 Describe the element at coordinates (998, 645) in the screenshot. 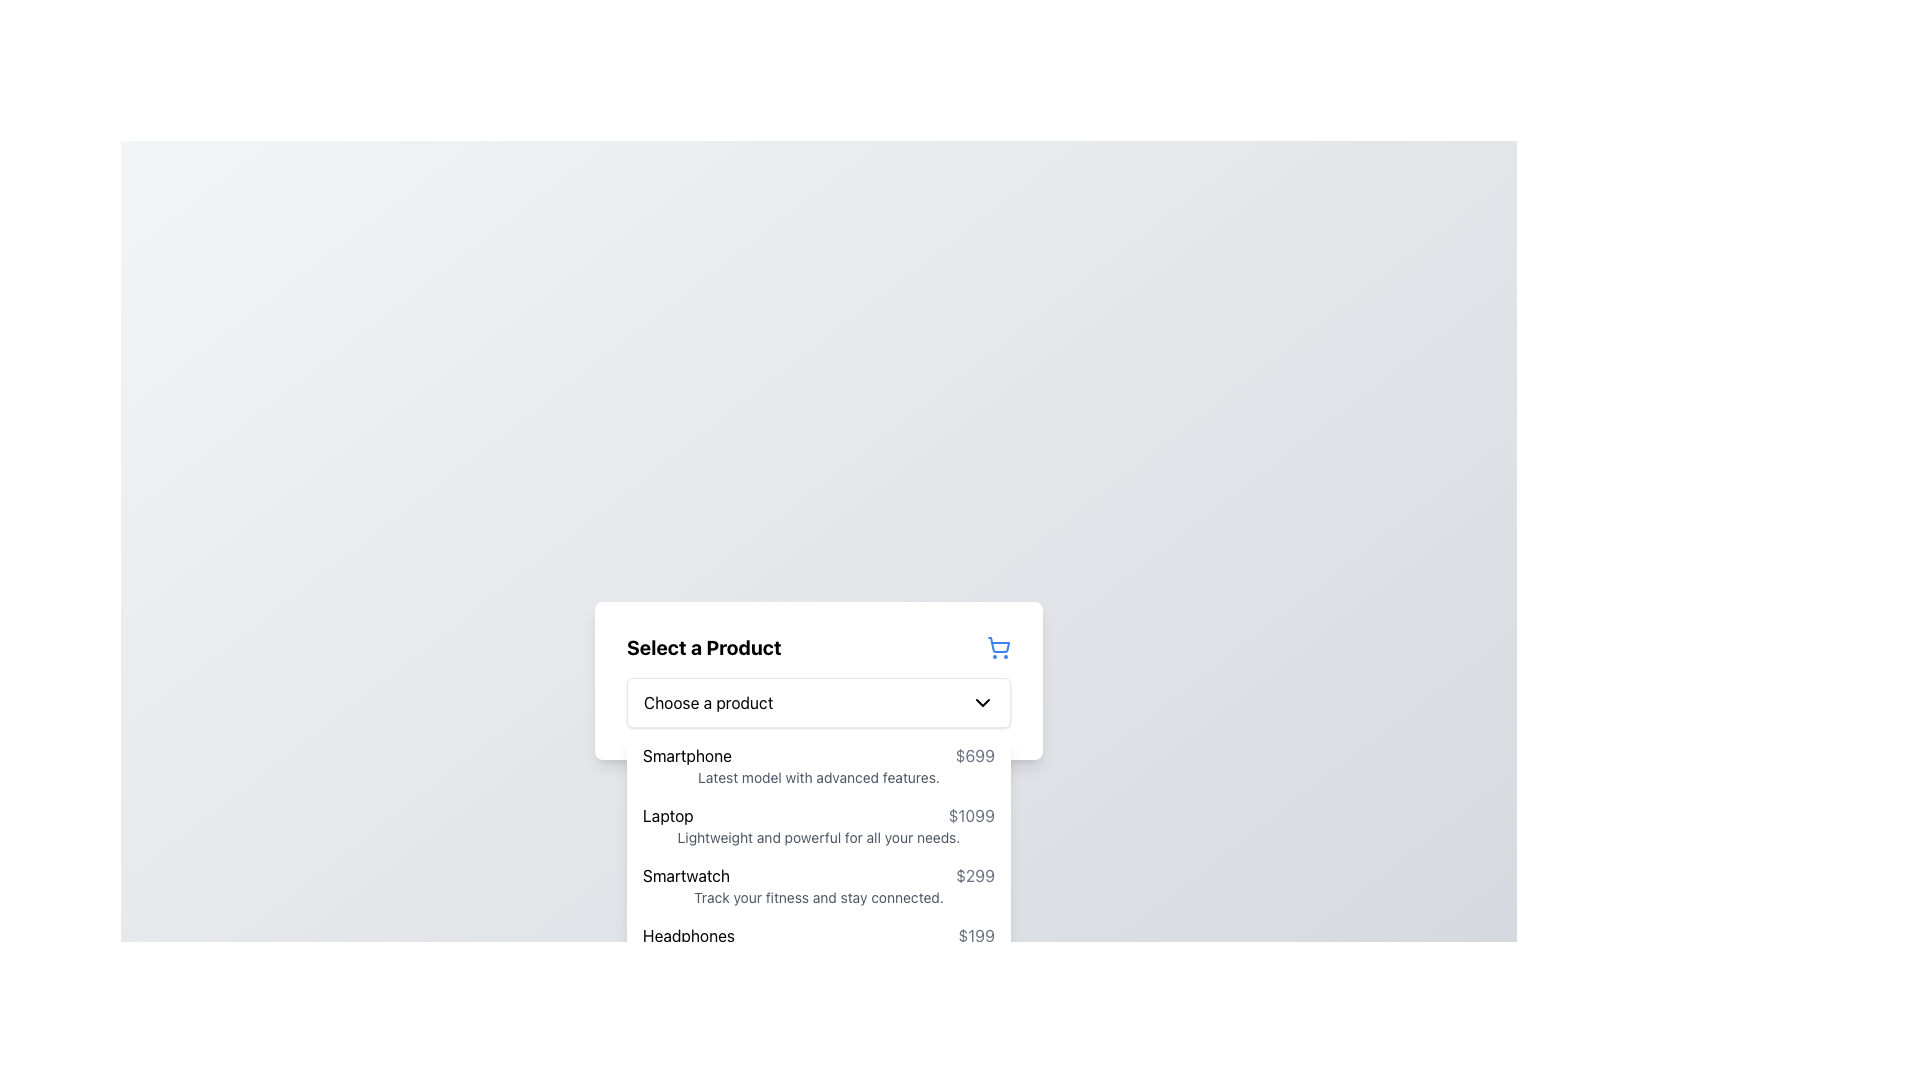

I see `the shopping cart icon, which is a blue SVG graphic located in the top-right corner of the 'Select a Product' UI component` at that location.